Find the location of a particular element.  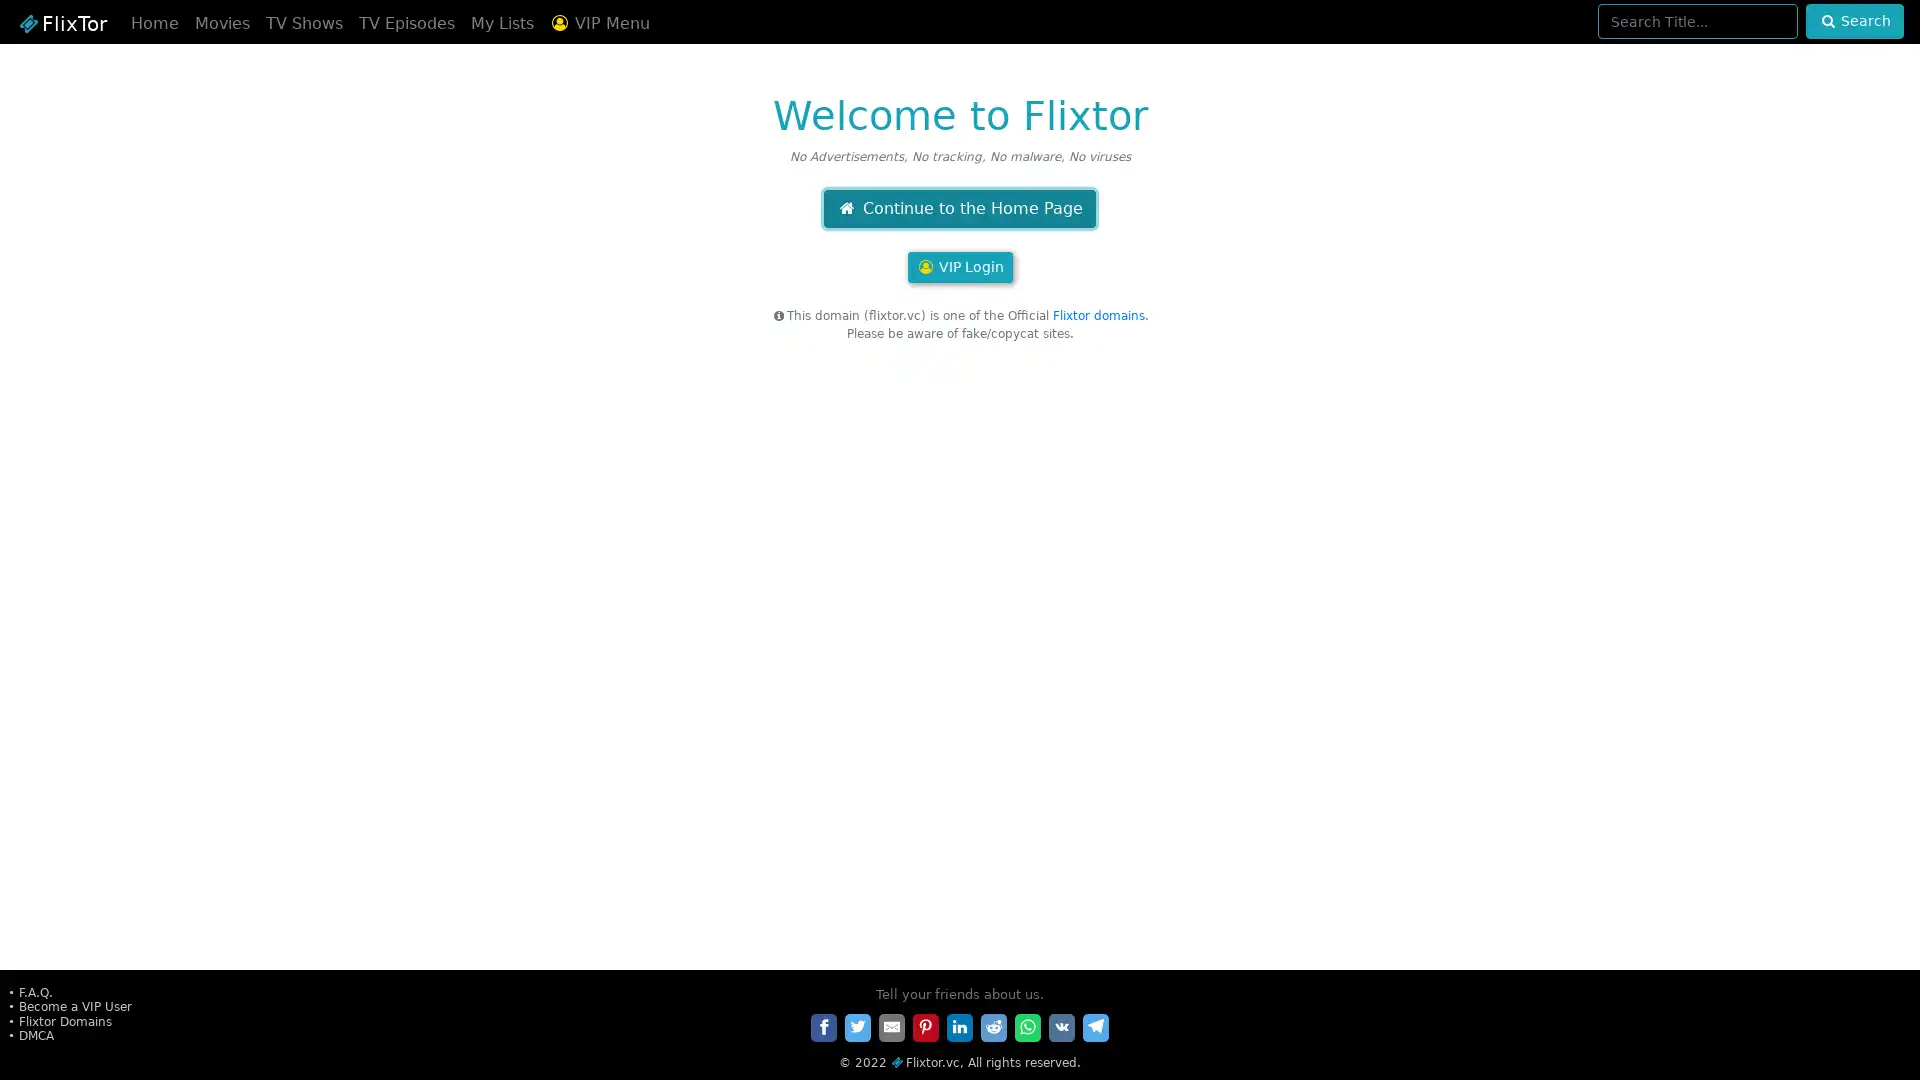

VIP Login is located at coordinates (958, 266).